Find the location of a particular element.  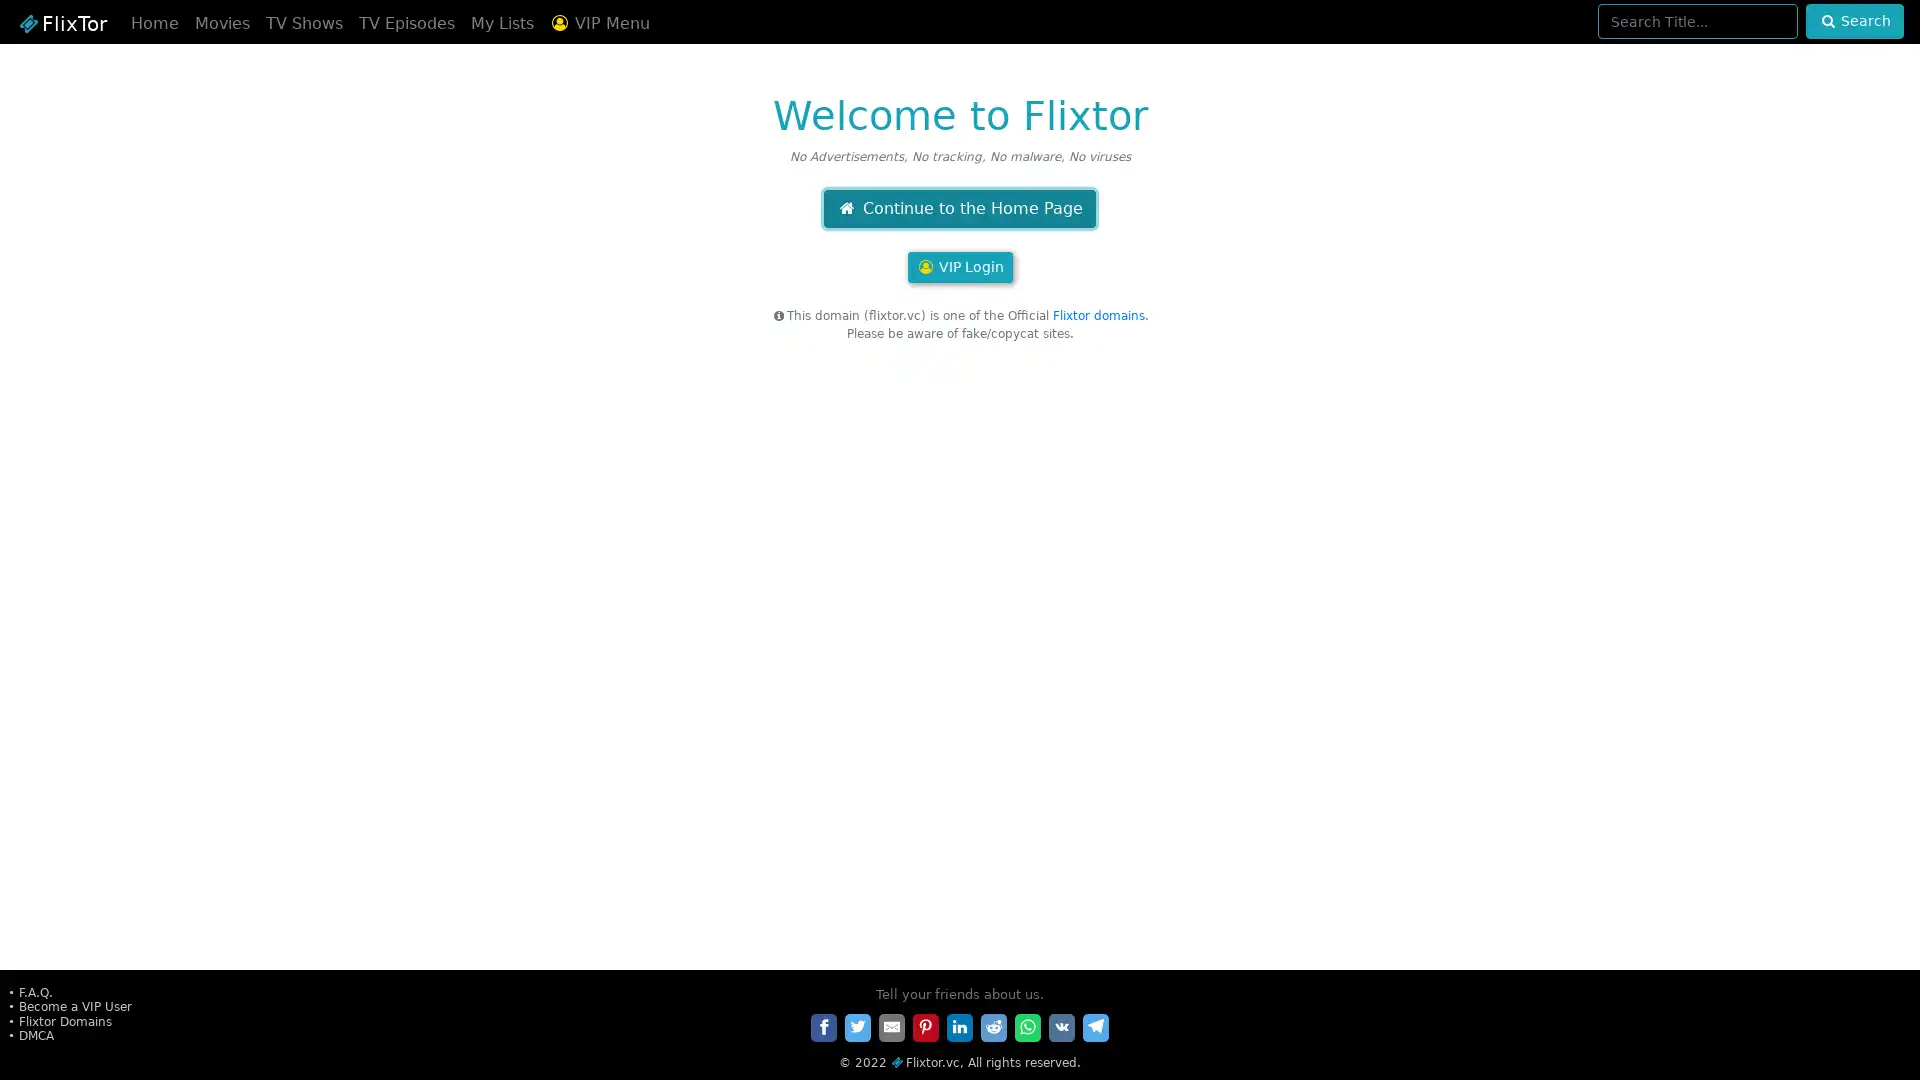

VIP Login is located at coordinates (958, 266).